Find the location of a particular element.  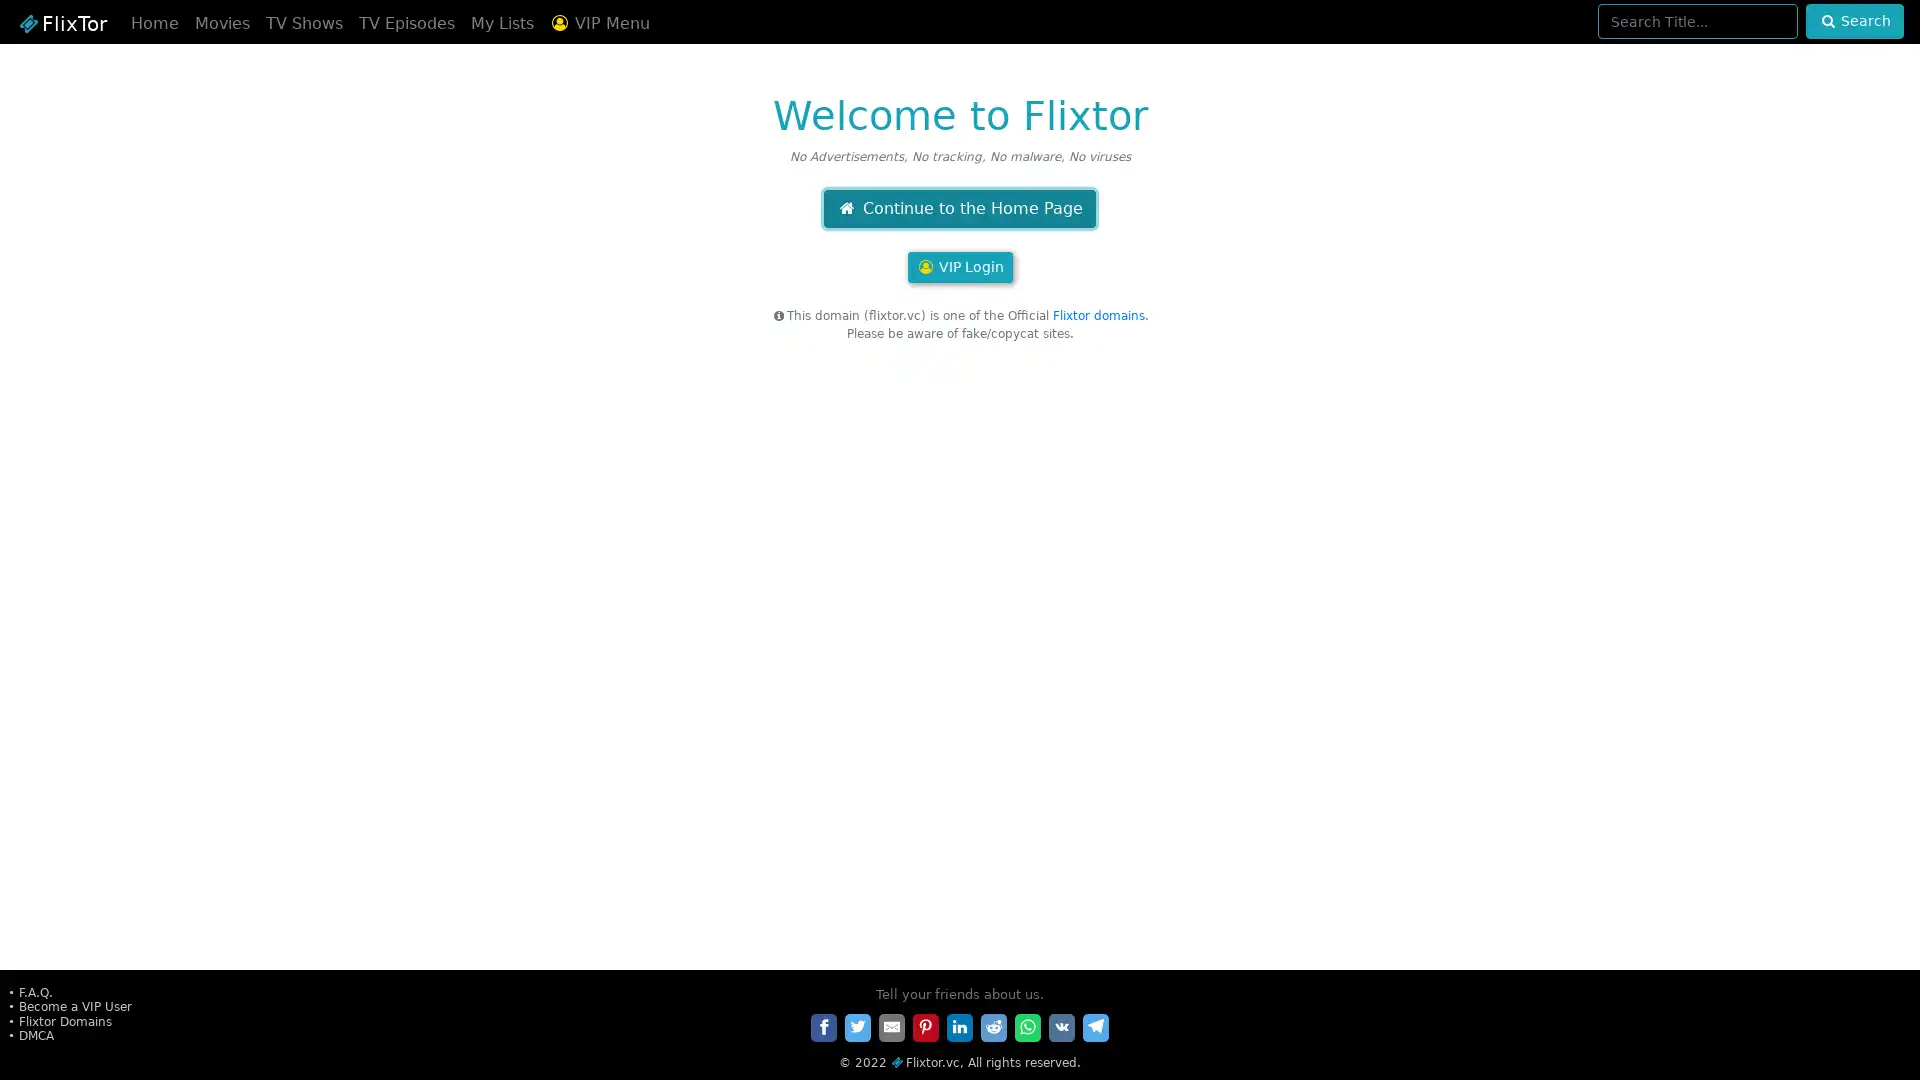

VIP Login is located at coordinates (958, 266).